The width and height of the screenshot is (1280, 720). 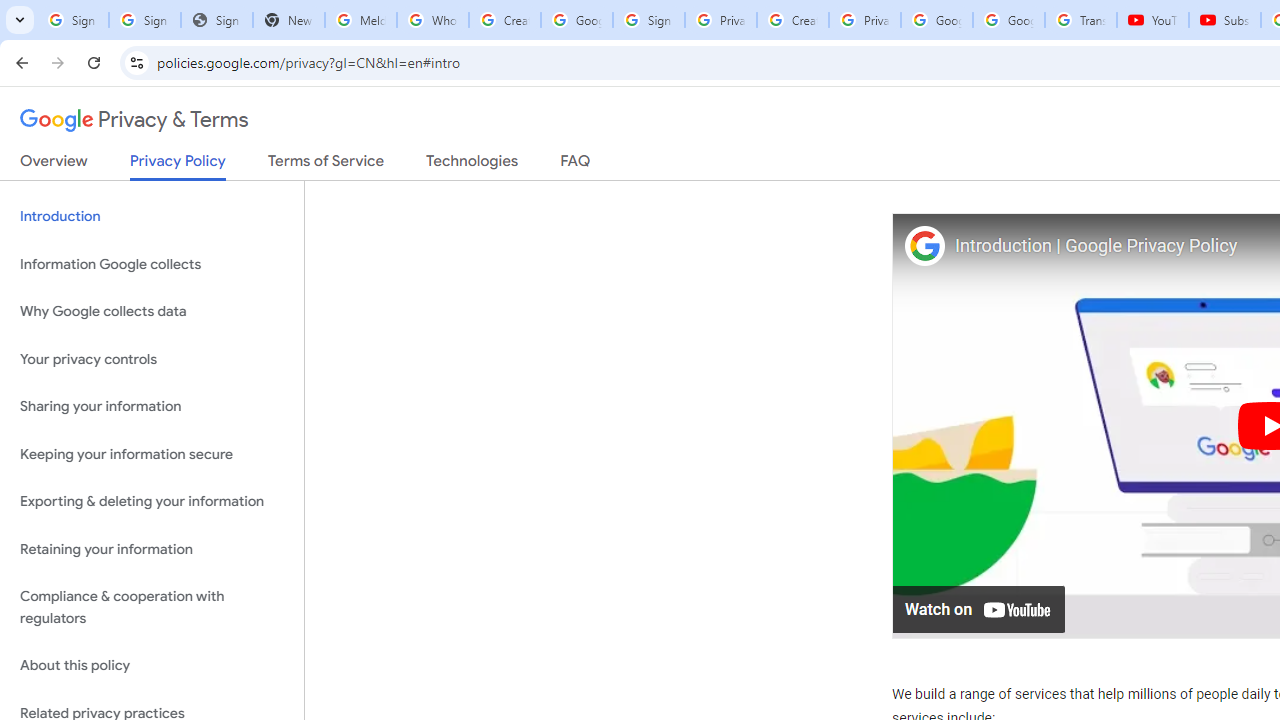 What do you see at coordinates (1153, 20) in the screenshot?
I see `'YouTube'` at bounding box center [1153, 20].